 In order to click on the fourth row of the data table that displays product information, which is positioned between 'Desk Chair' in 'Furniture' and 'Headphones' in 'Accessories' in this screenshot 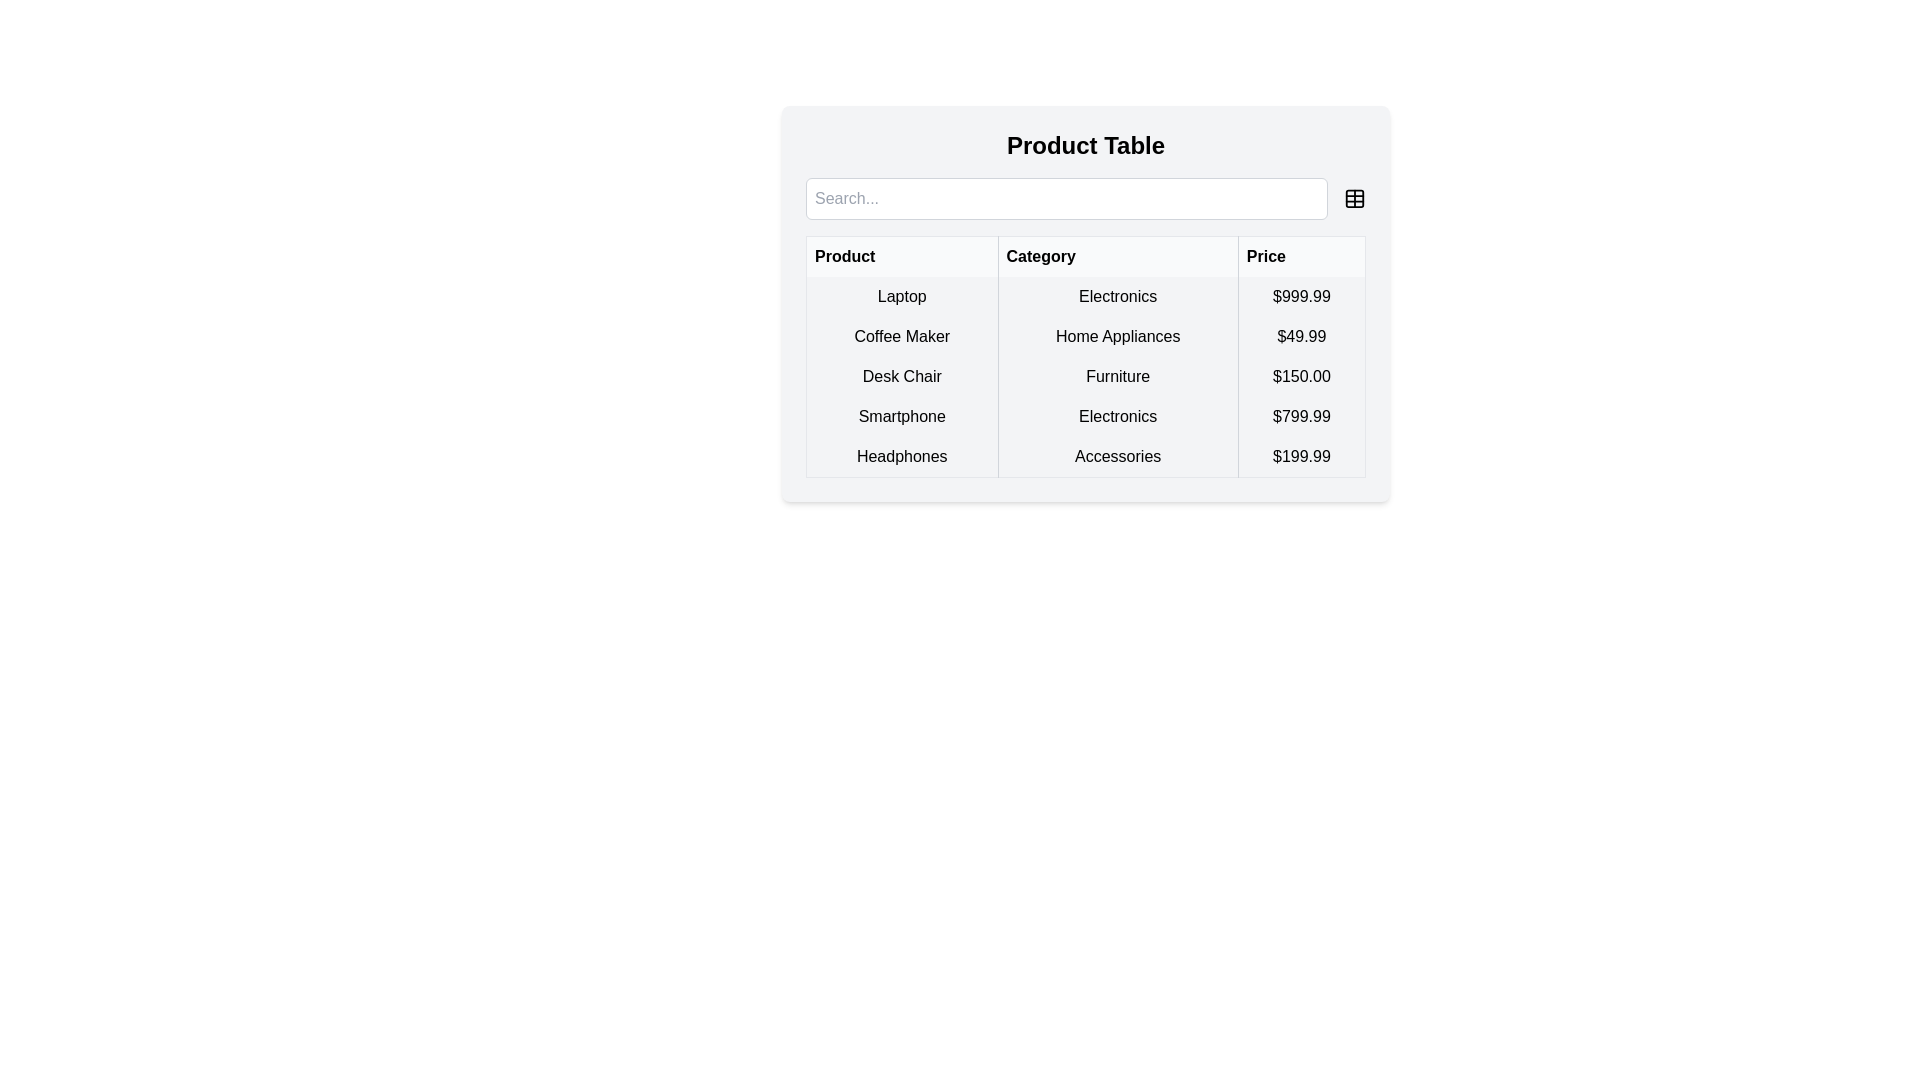, I will do `click(1084, 415)`.